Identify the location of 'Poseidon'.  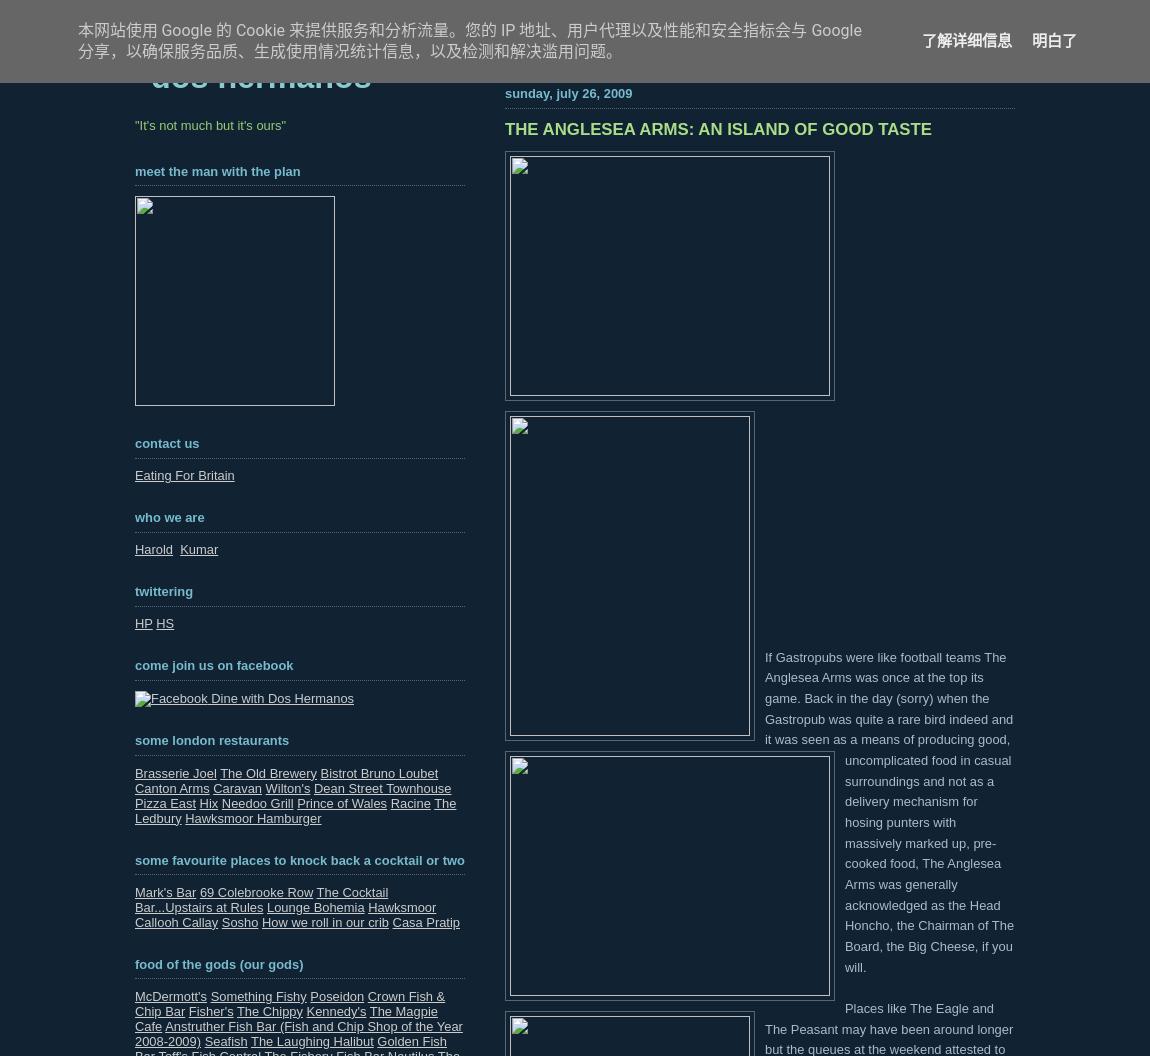
(336, 994).